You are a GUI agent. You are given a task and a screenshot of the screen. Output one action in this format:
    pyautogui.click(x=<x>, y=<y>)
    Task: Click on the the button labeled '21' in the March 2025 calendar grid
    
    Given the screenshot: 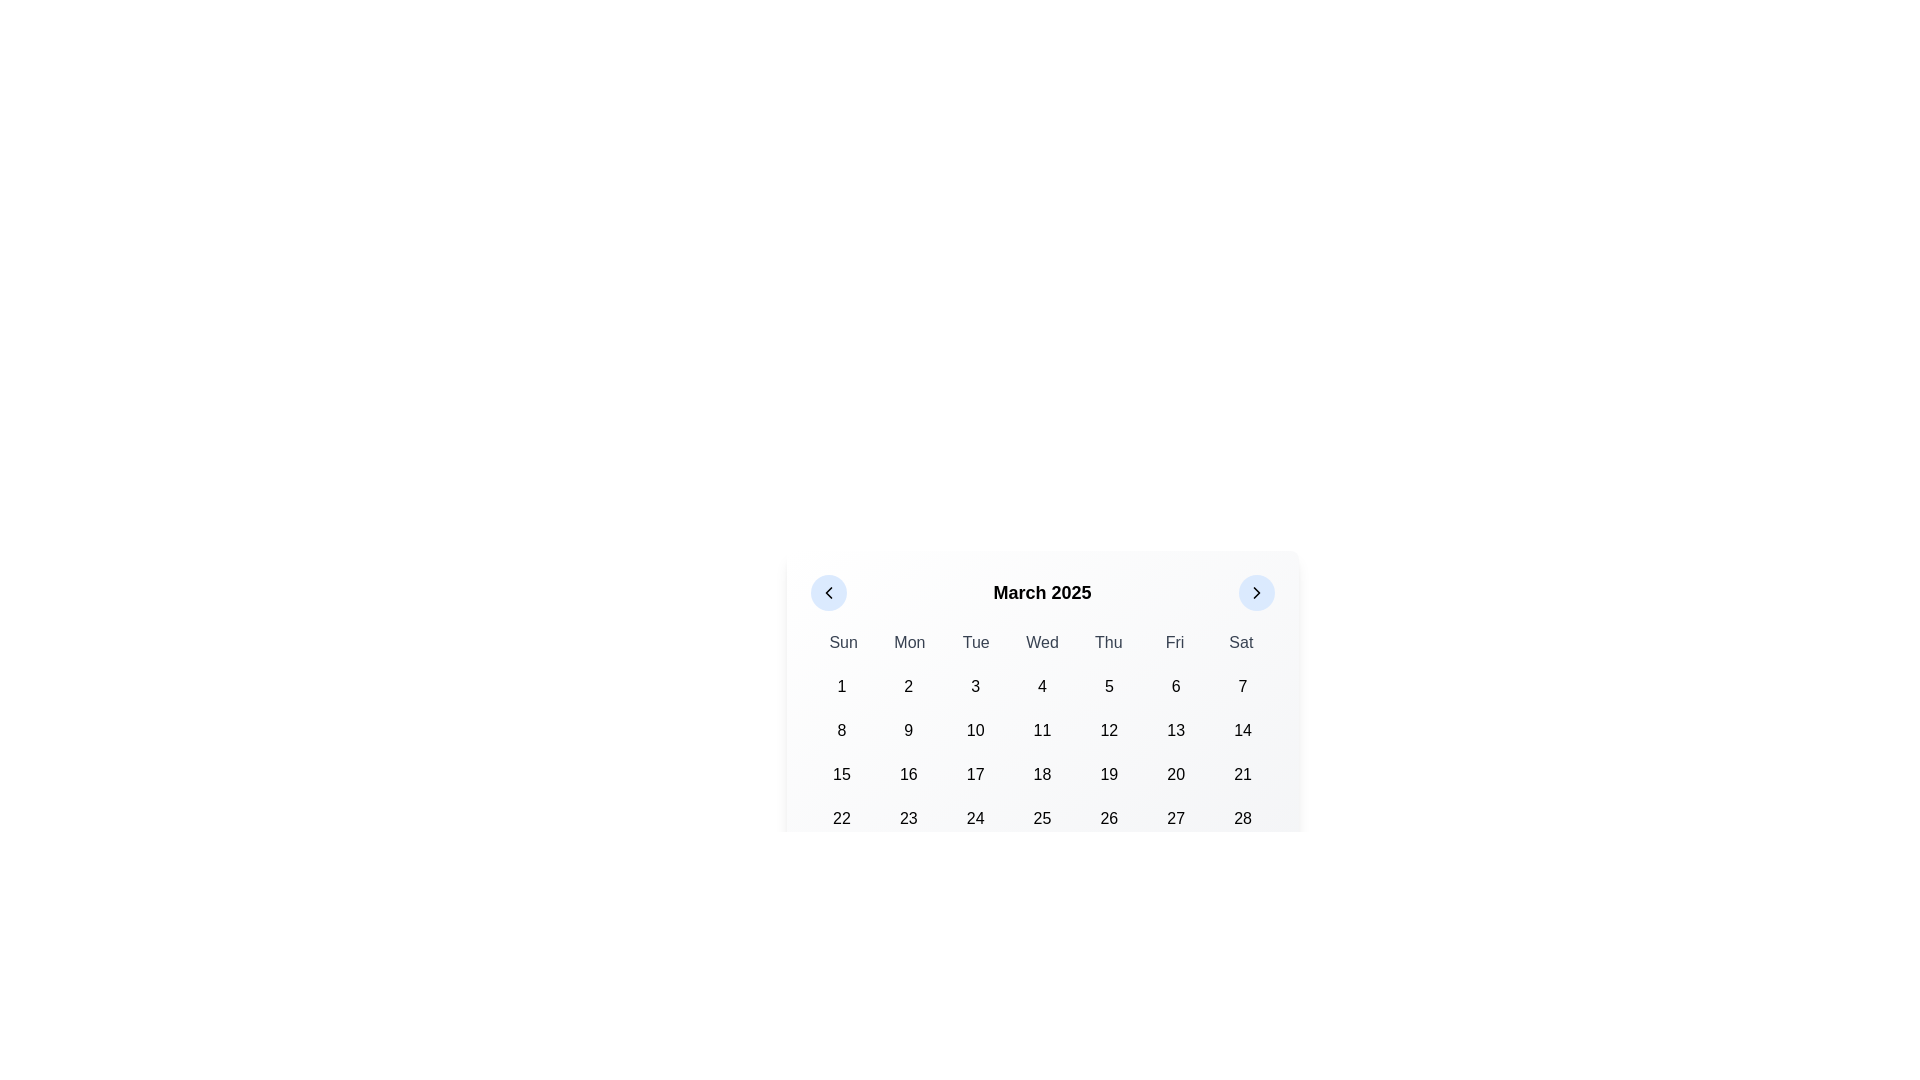 What is the action you would take?
    pyautogui.click(x=1242, y=774)
    